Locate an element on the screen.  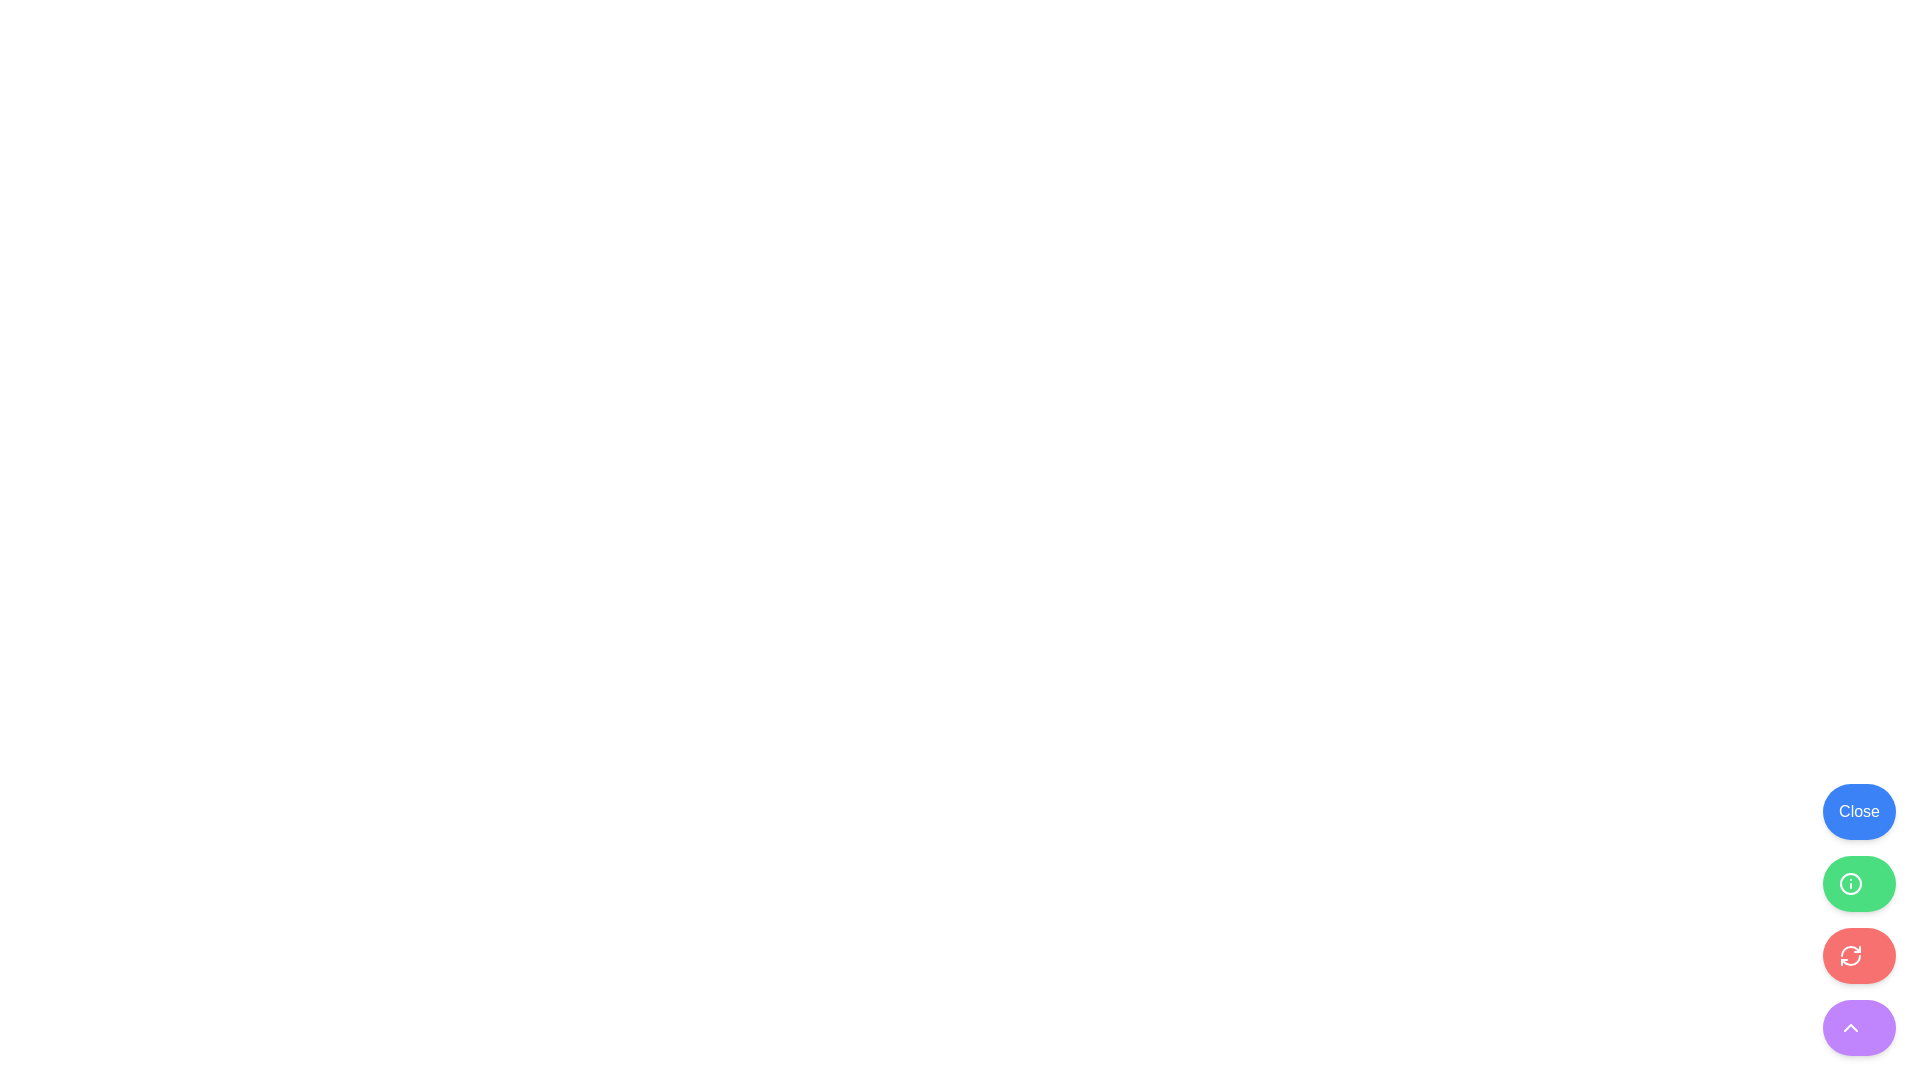
the 'Back to top' button located at the bottom right corner of the interface is located at coordinates (1858, 1028).